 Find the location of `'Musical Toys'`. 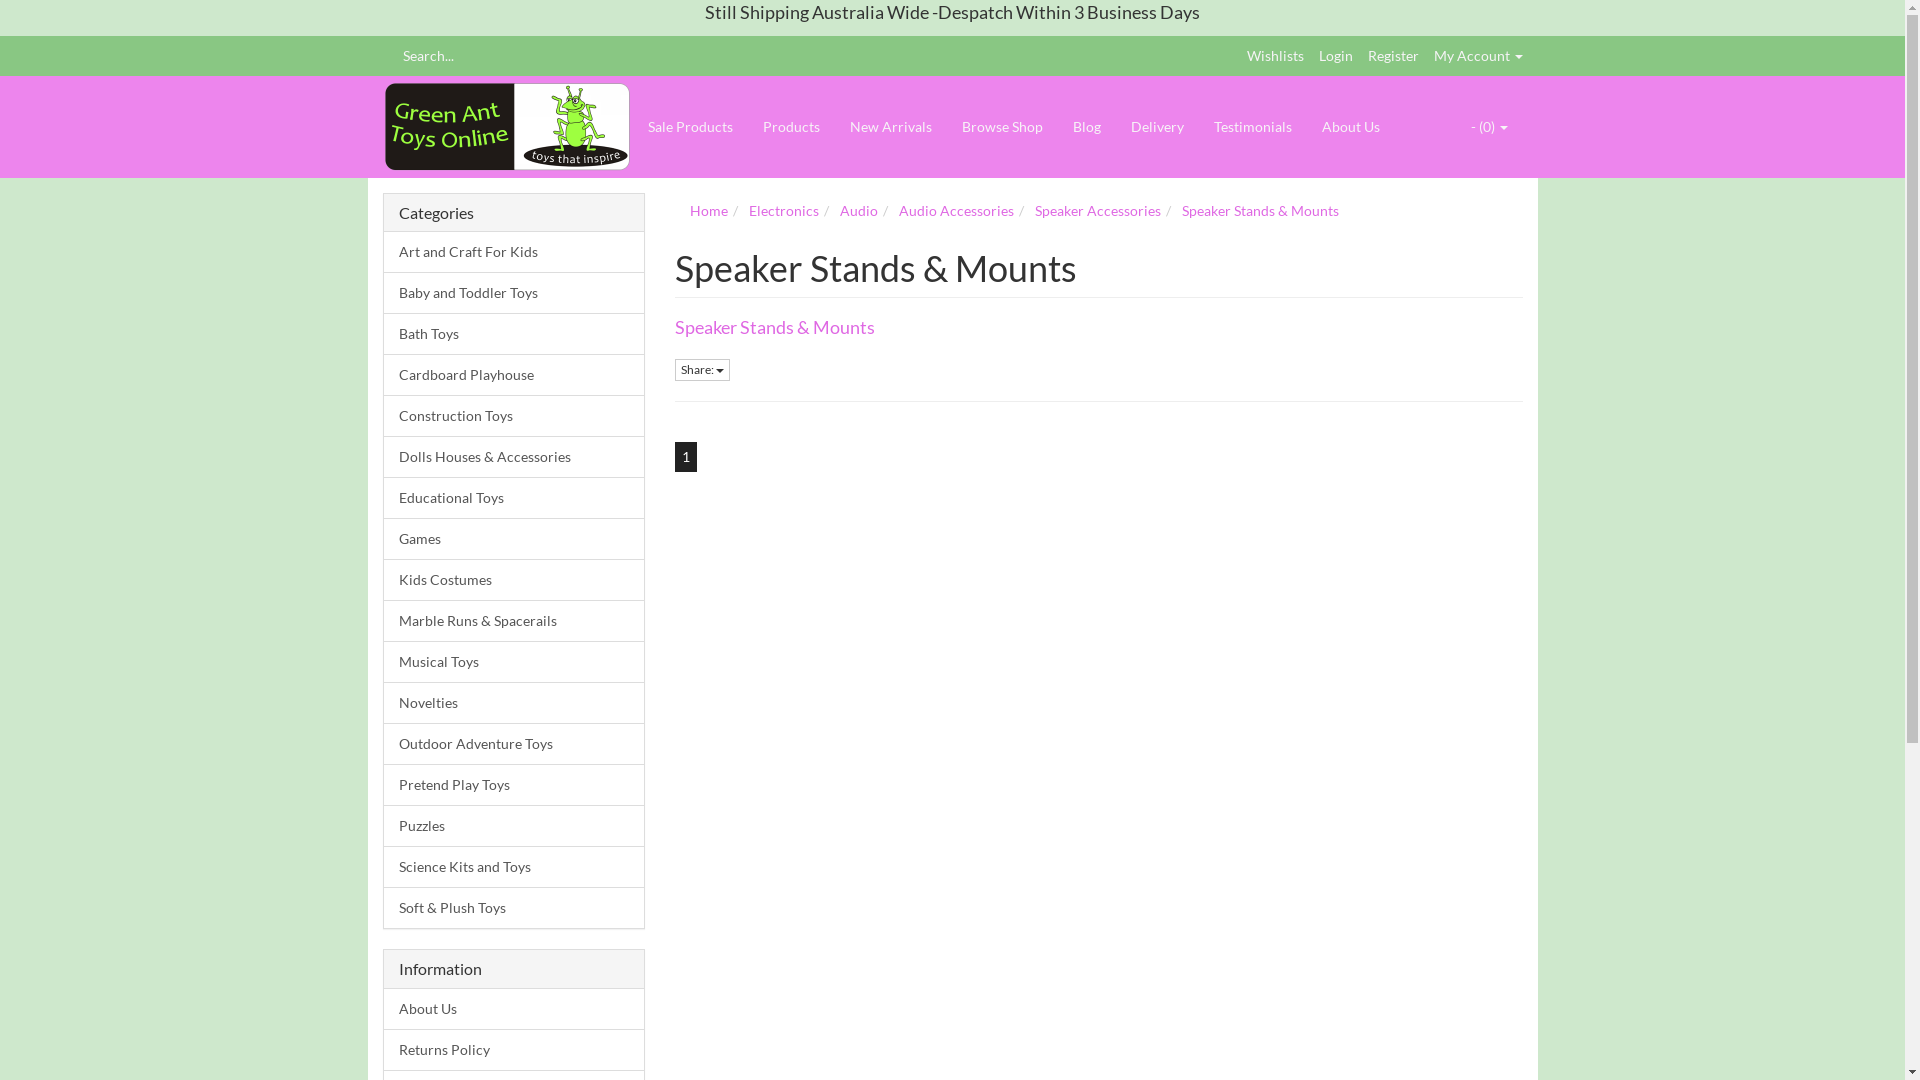

'Musical Toys' is located at coordinates (514, 661).